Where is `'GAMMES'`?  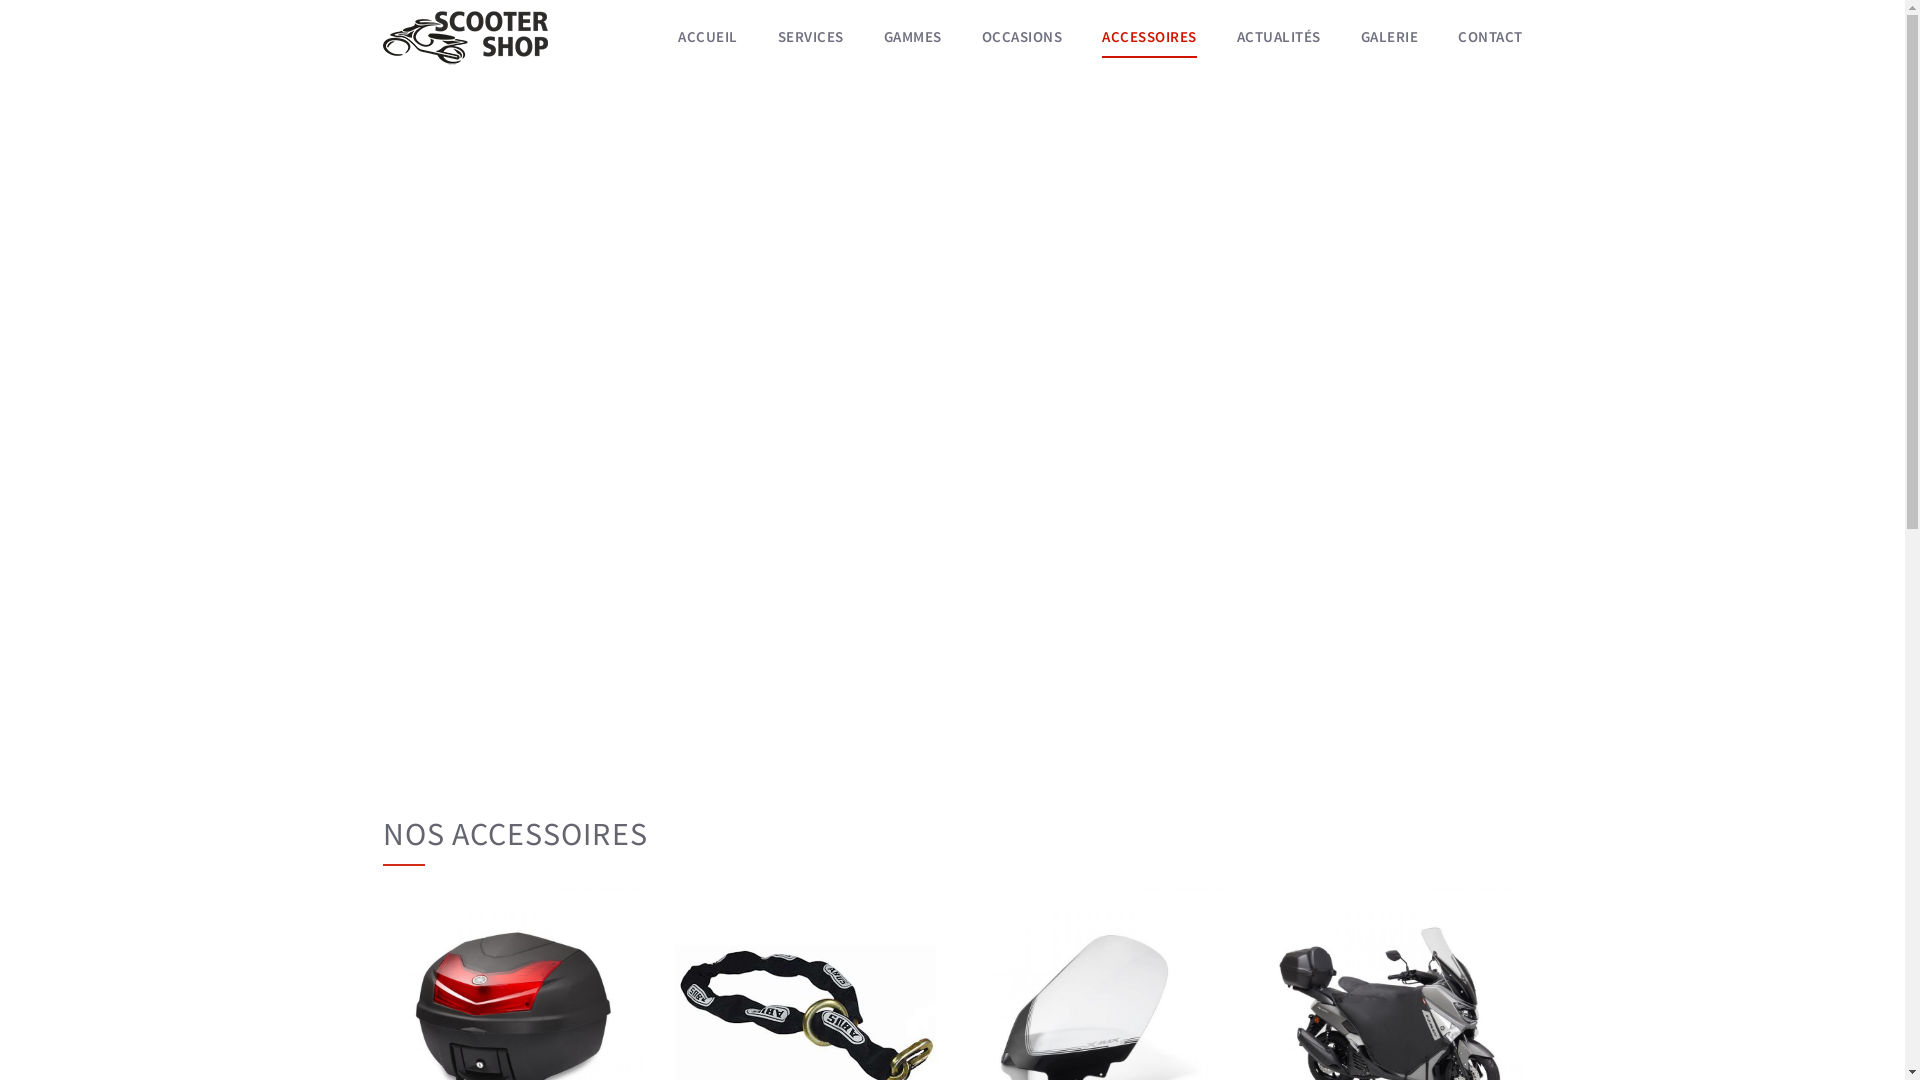
'GAMMES' is located at coordinates (911, 37).